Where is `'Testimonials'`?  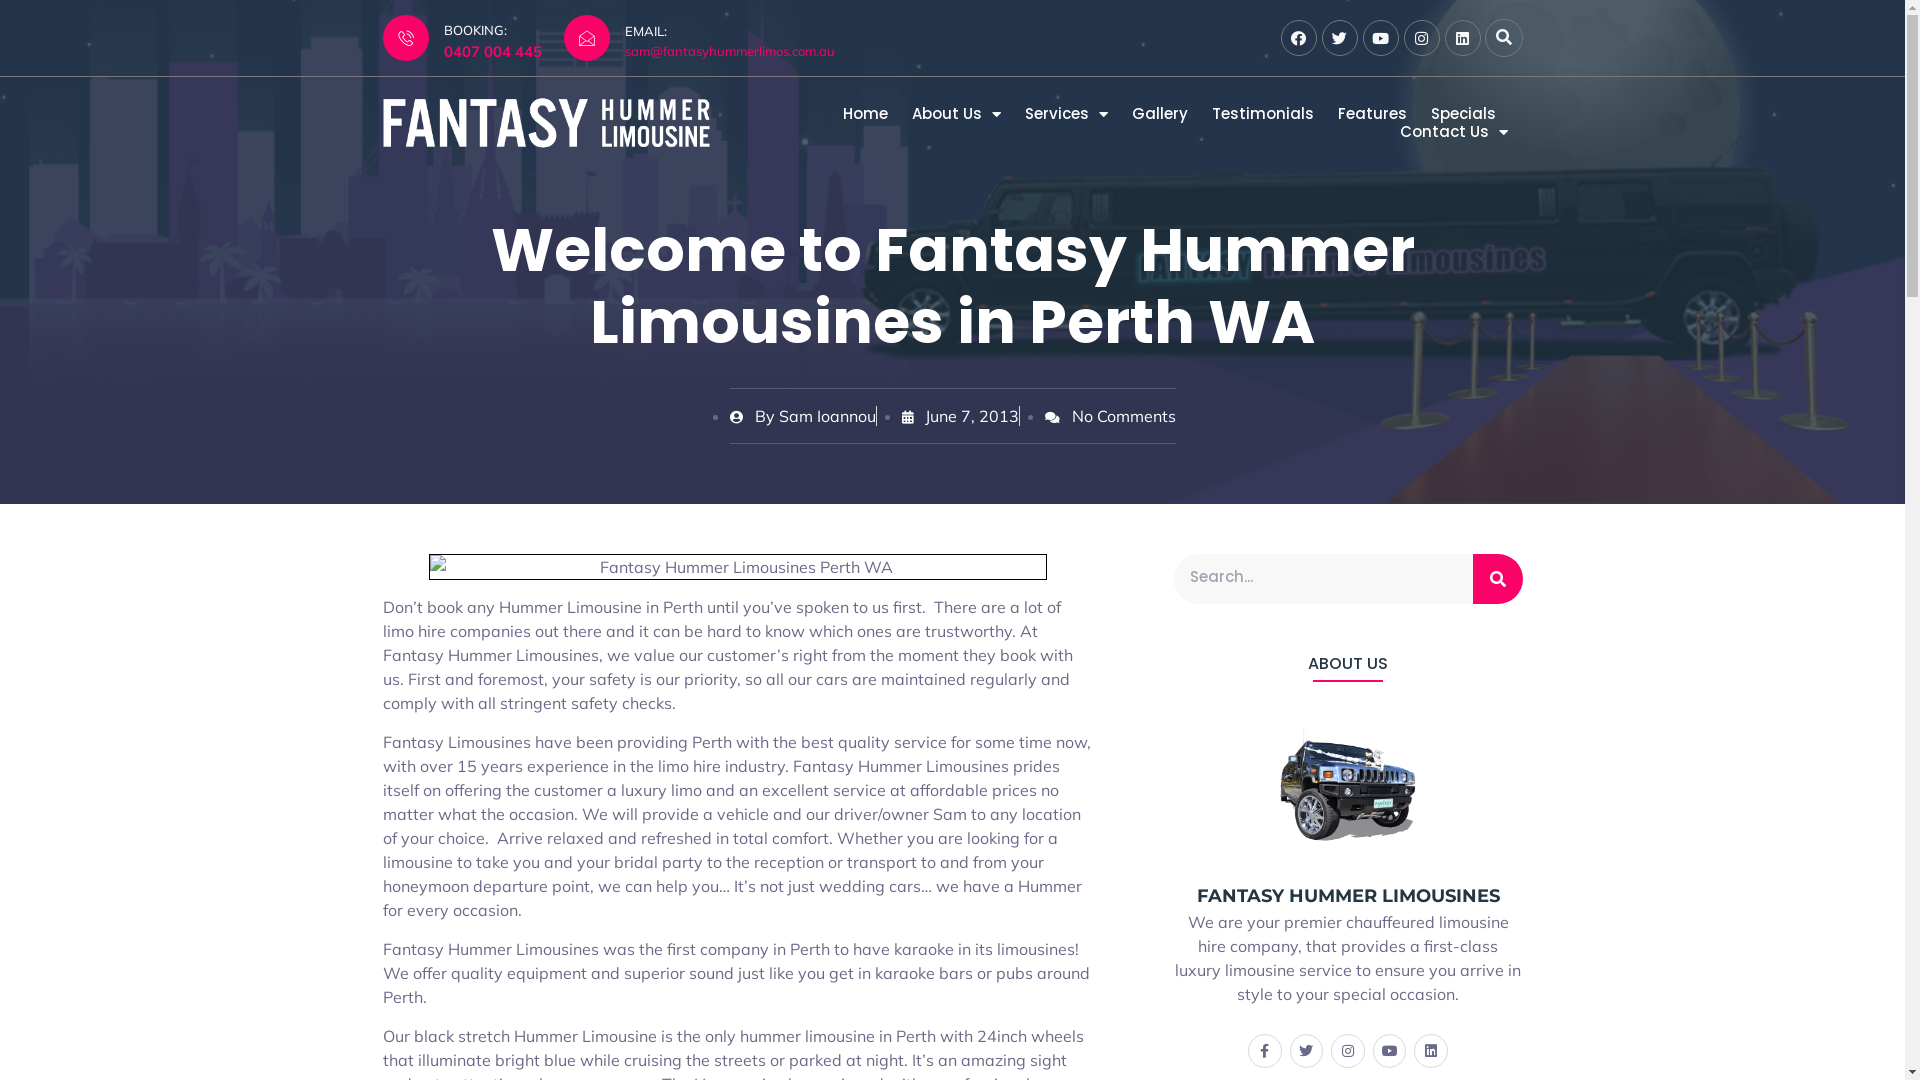
'Testimonials' is located at coordinates (1261, 114).